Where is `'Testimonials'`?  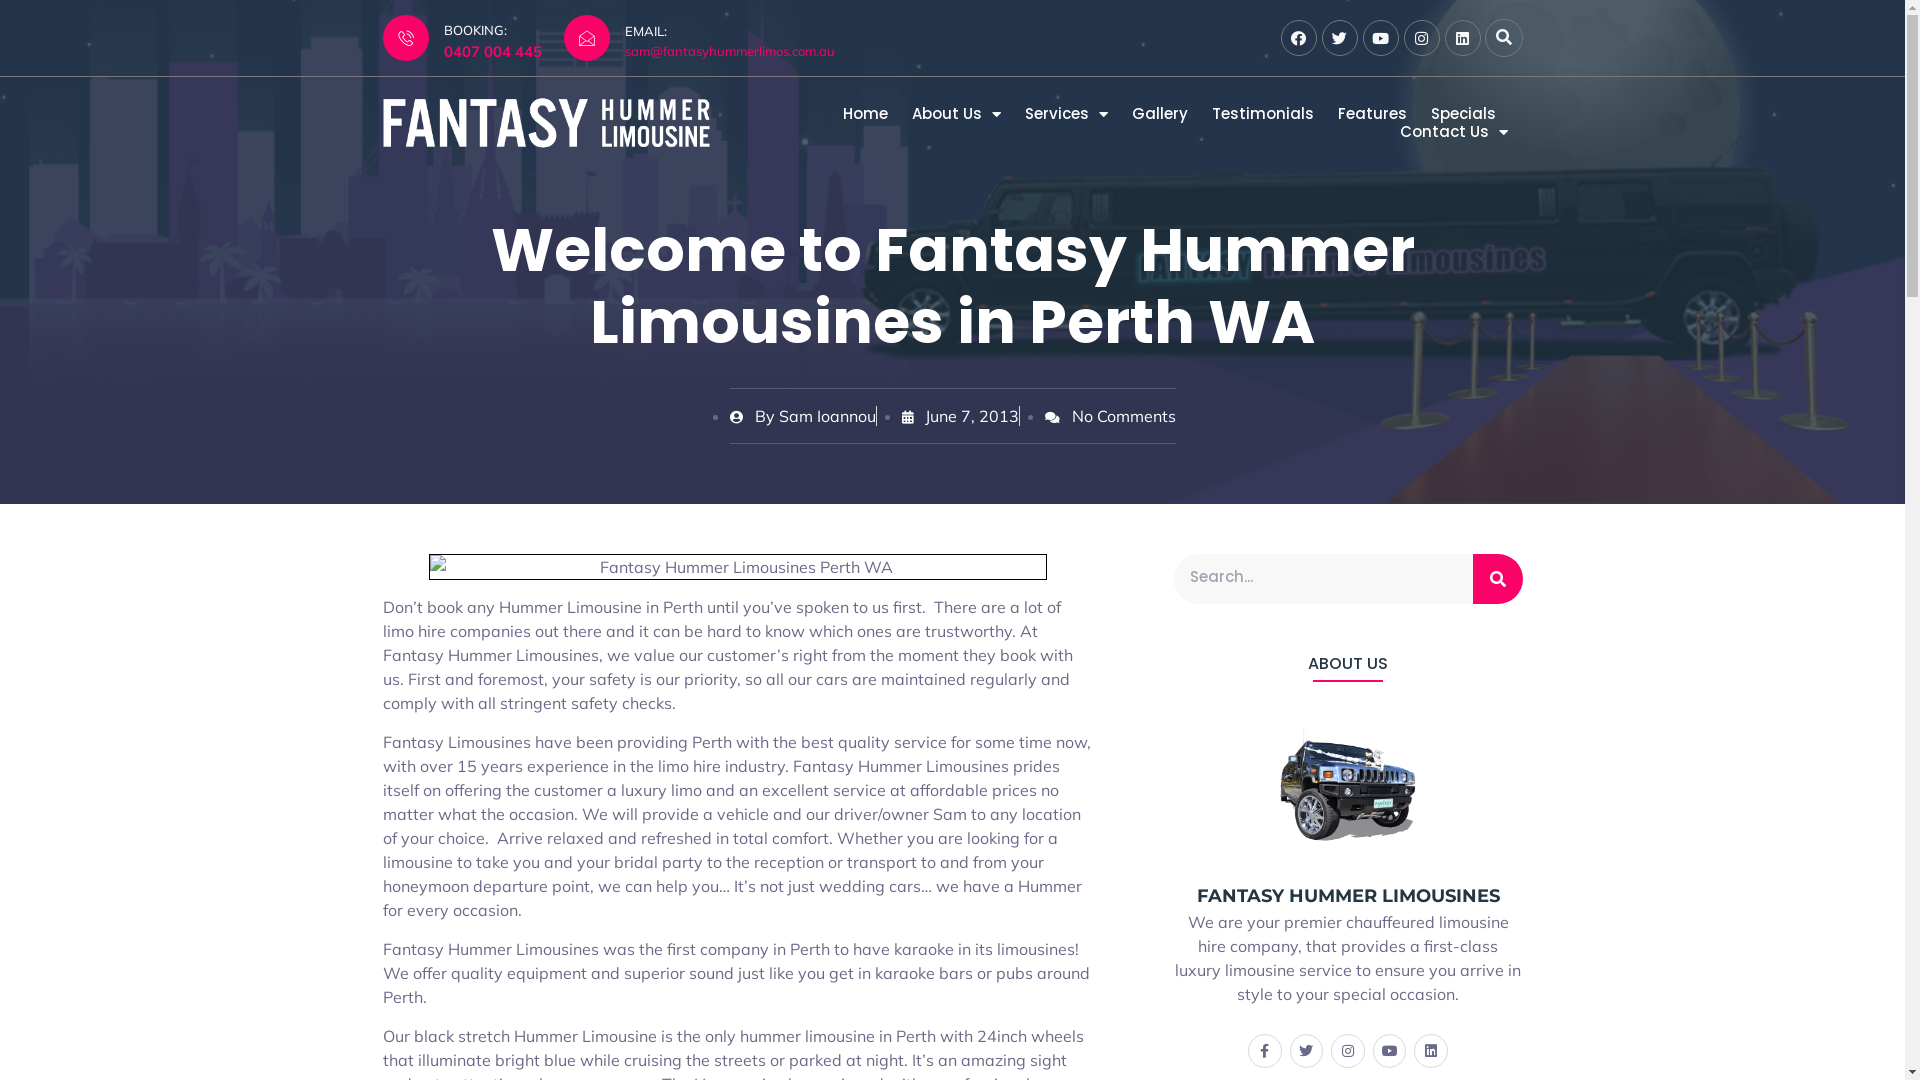
'Testimonials' is located at coordinates (1261, 114).